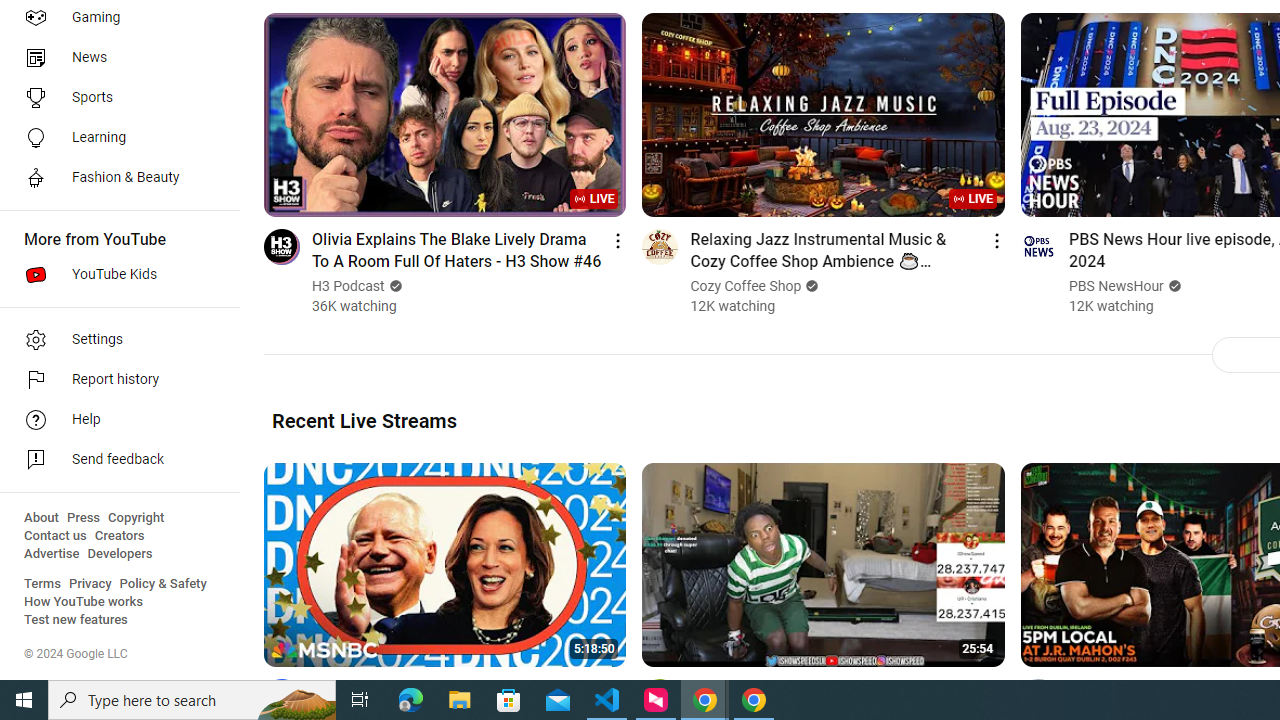 This screenshot has width=1280, height=720. I want to click on 'Developers', so click(119, 554).